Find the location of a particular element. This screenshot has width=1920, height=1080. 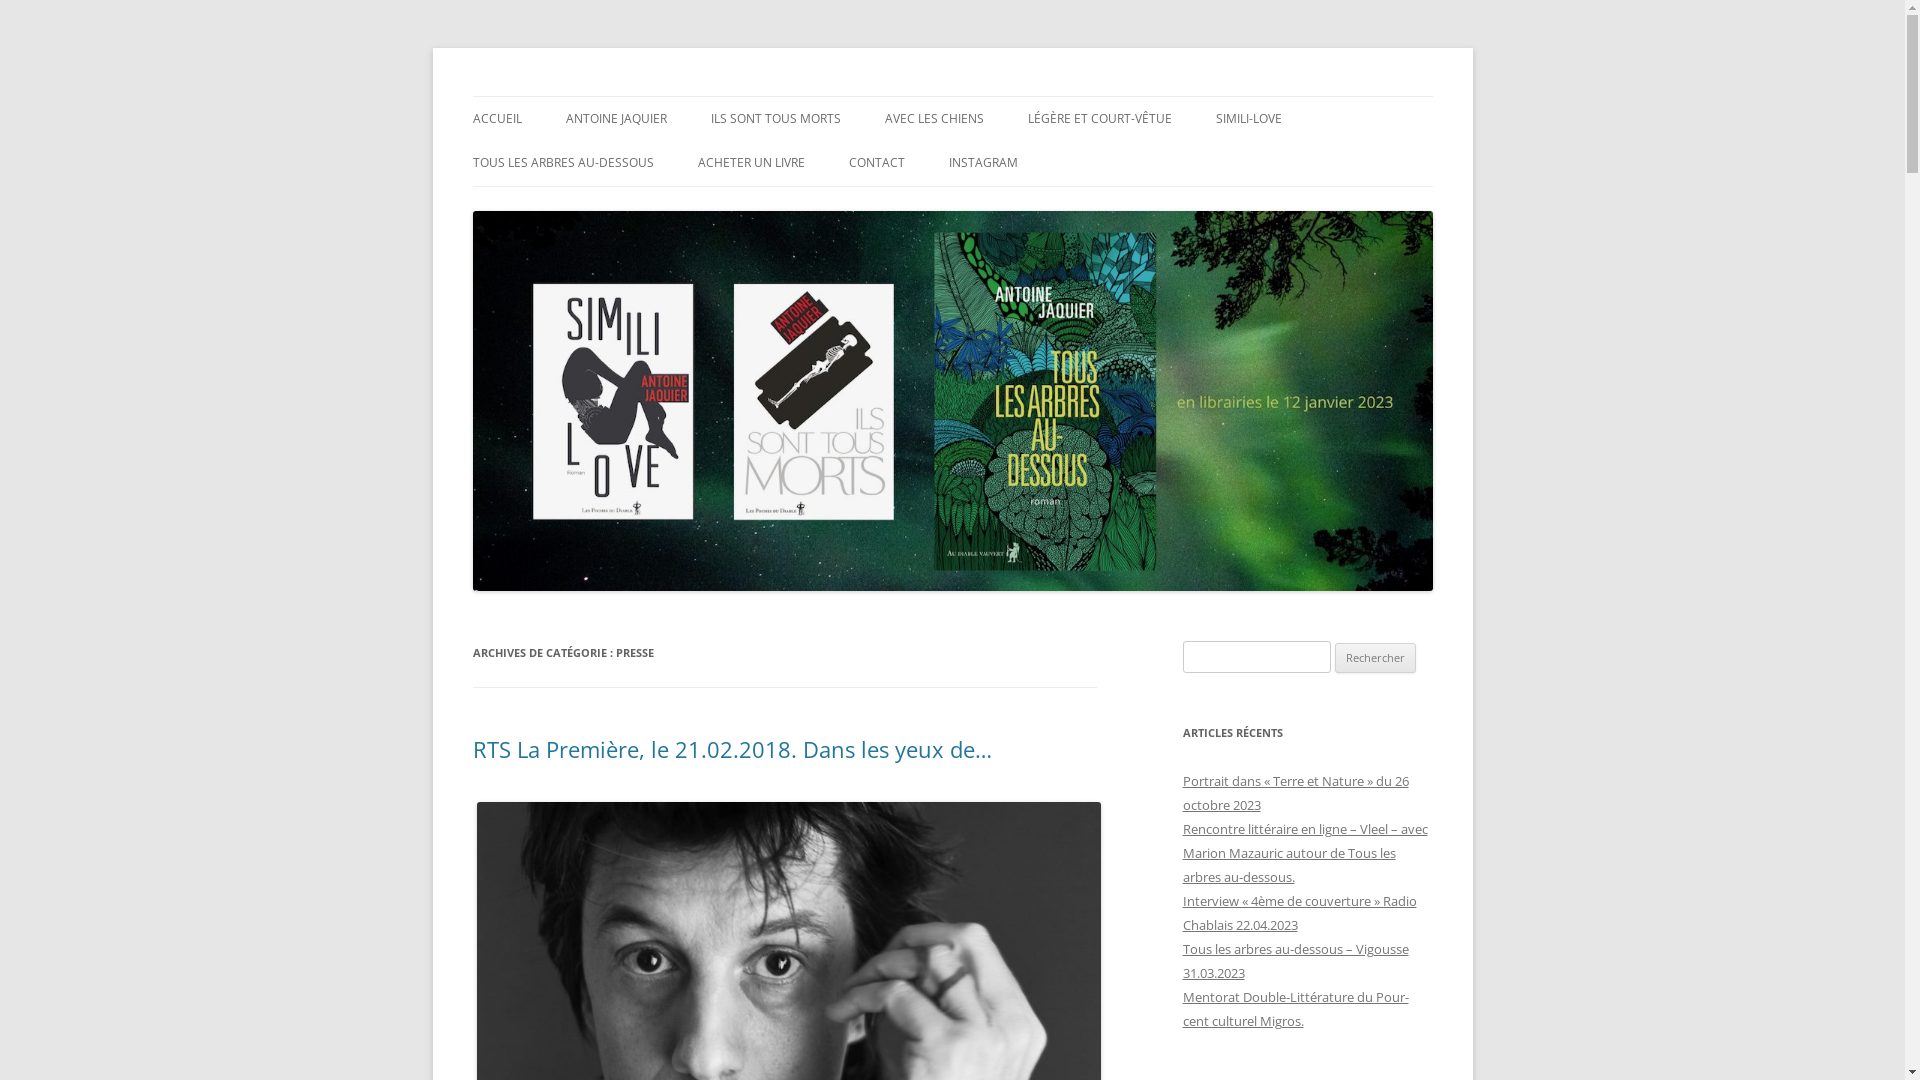

'ACHETER UN LIVRE' is located at coordinates (697, 161).